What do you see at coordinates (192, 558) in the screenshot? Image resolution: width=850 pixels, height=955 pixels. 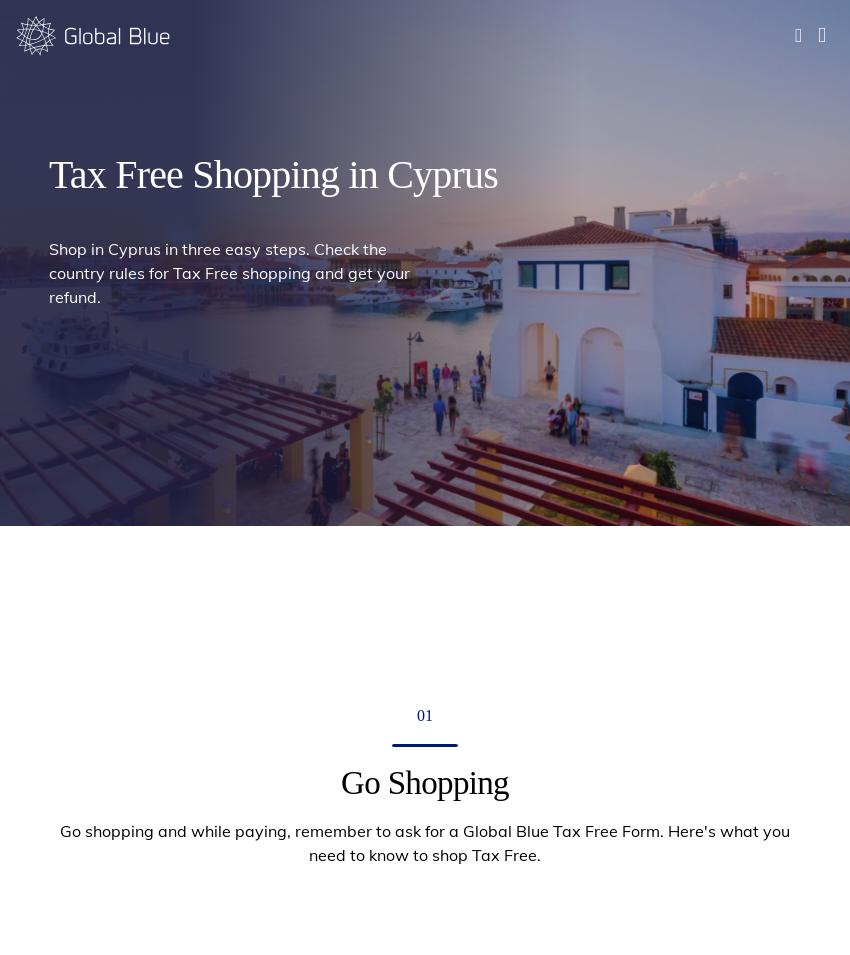 I see `'Standard and registered mail'` at bounding box center [192, 558].